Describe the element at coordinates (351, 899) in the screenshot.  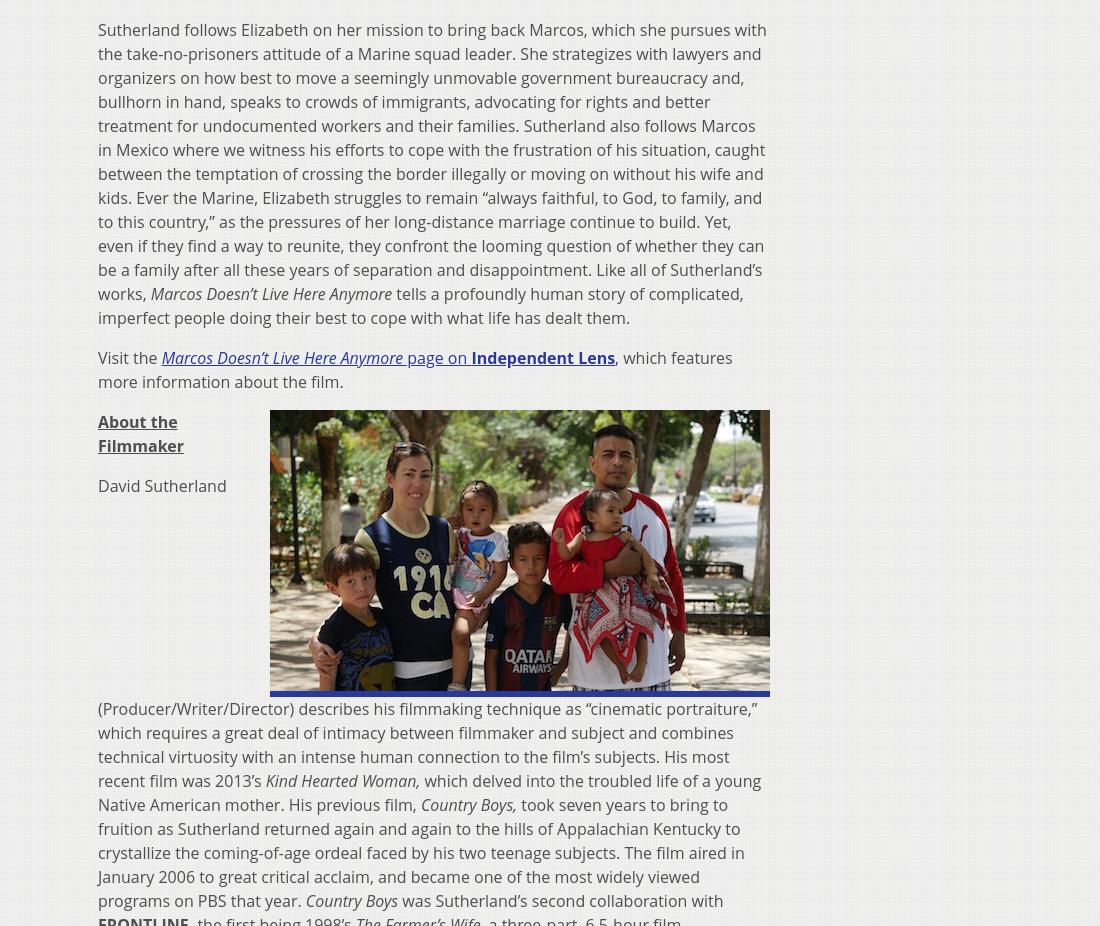
I see `'Country Boys'` at that location.